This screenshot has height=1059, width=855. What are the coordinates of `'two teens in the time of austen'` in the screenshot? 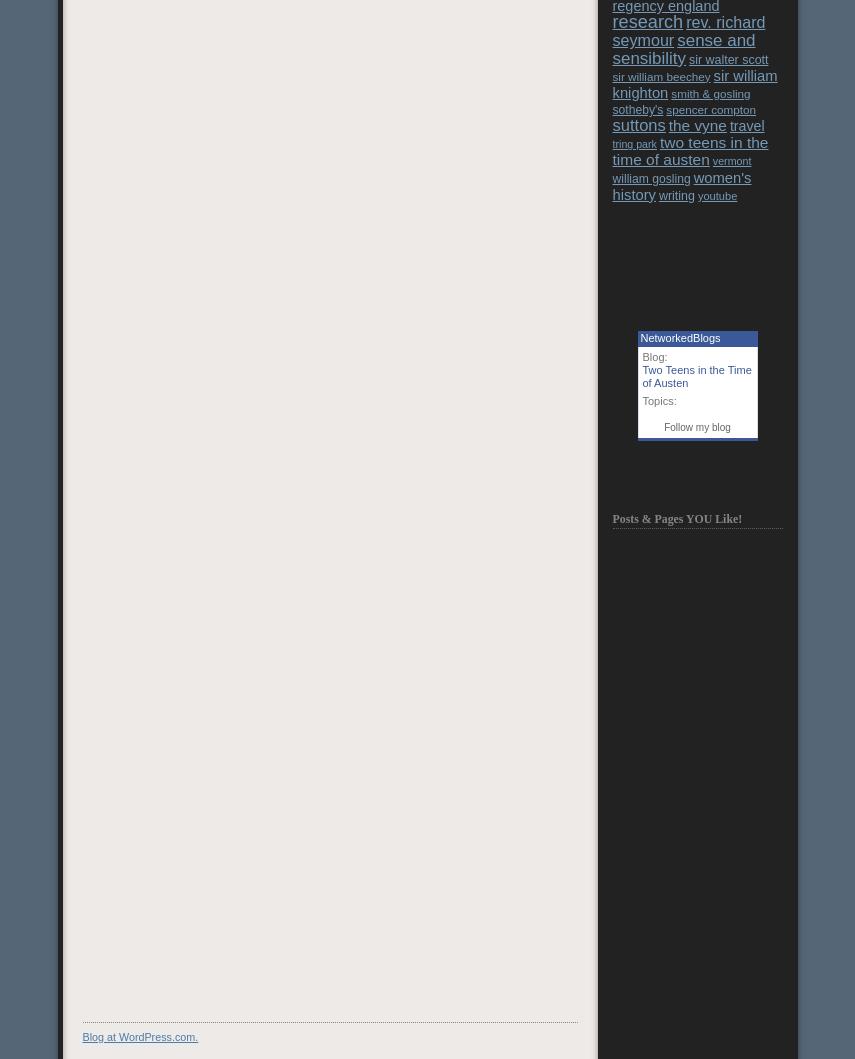 It's located at (612, 150).